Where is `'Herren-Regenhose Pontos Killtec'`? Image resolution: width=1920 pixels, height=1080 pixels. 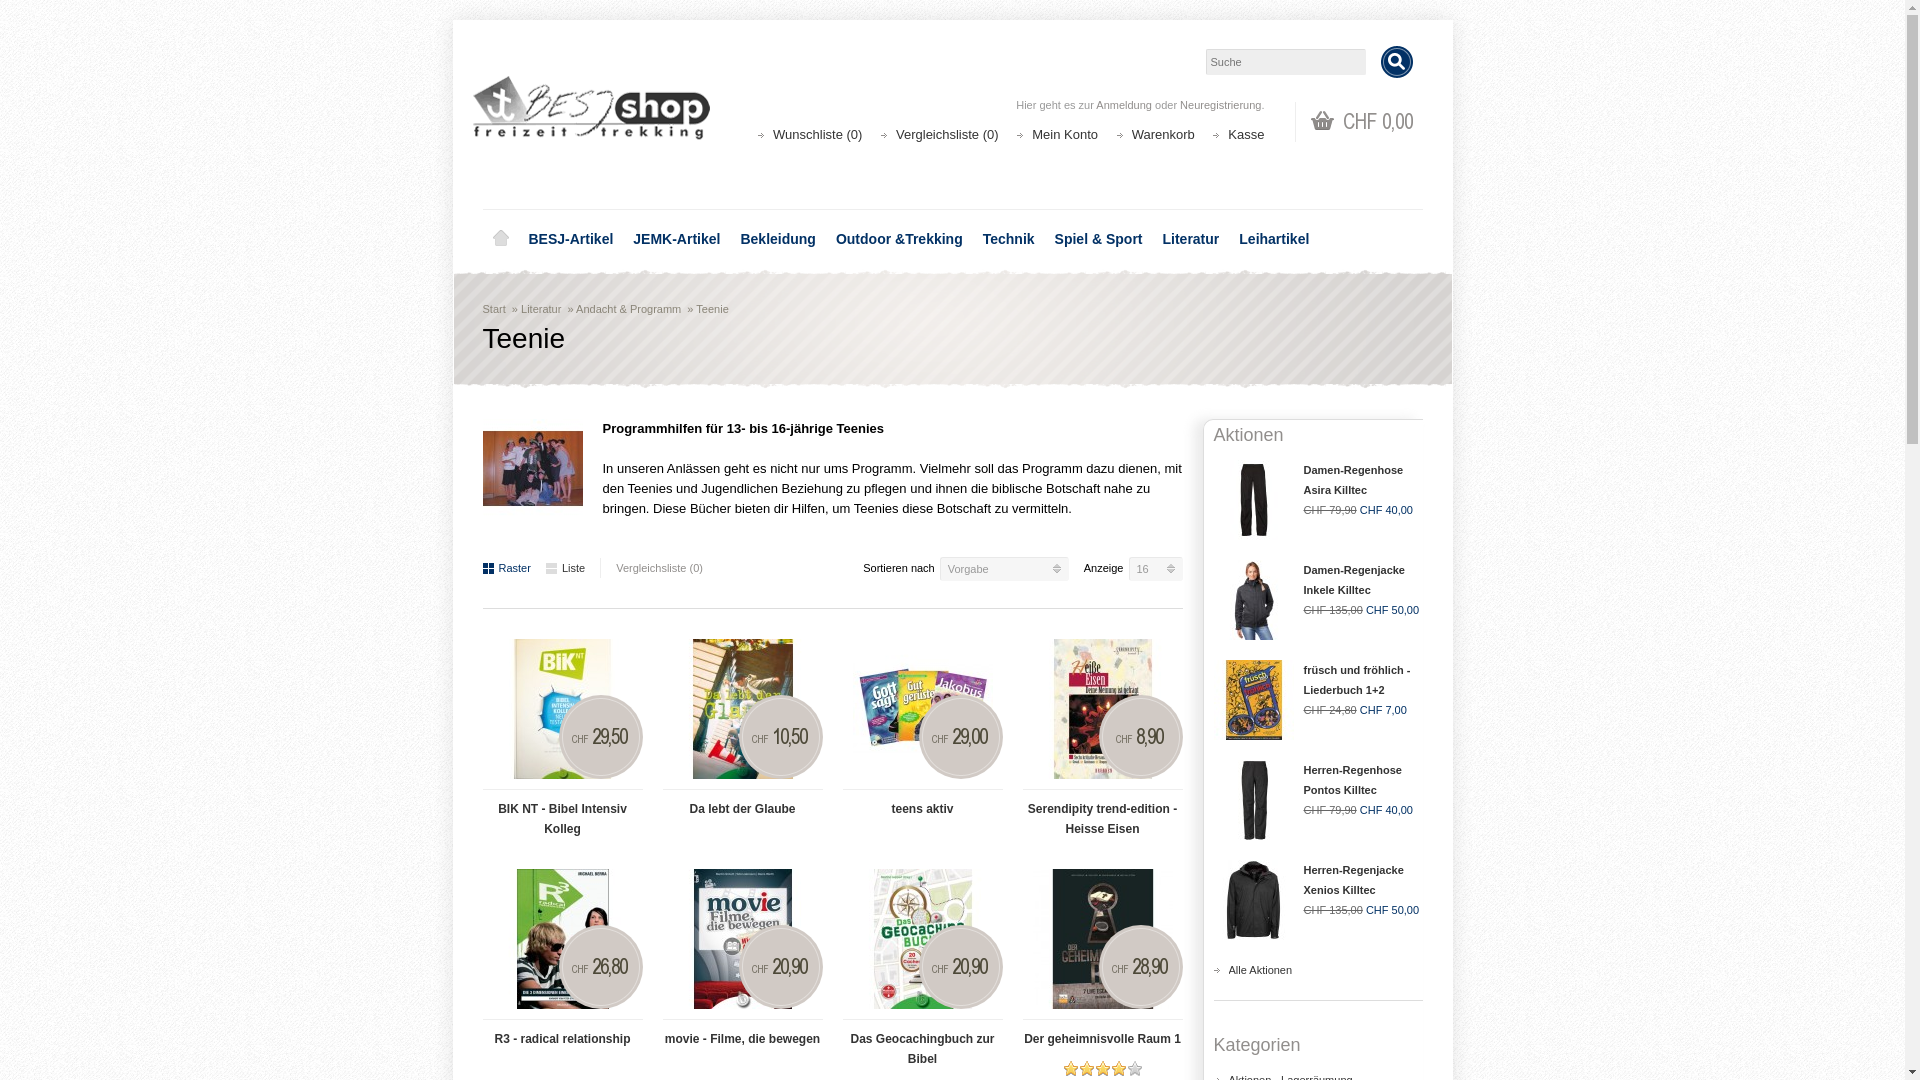
'Herren-Regenhose Pontos Killtec' is located at coordinates (1353, 778).